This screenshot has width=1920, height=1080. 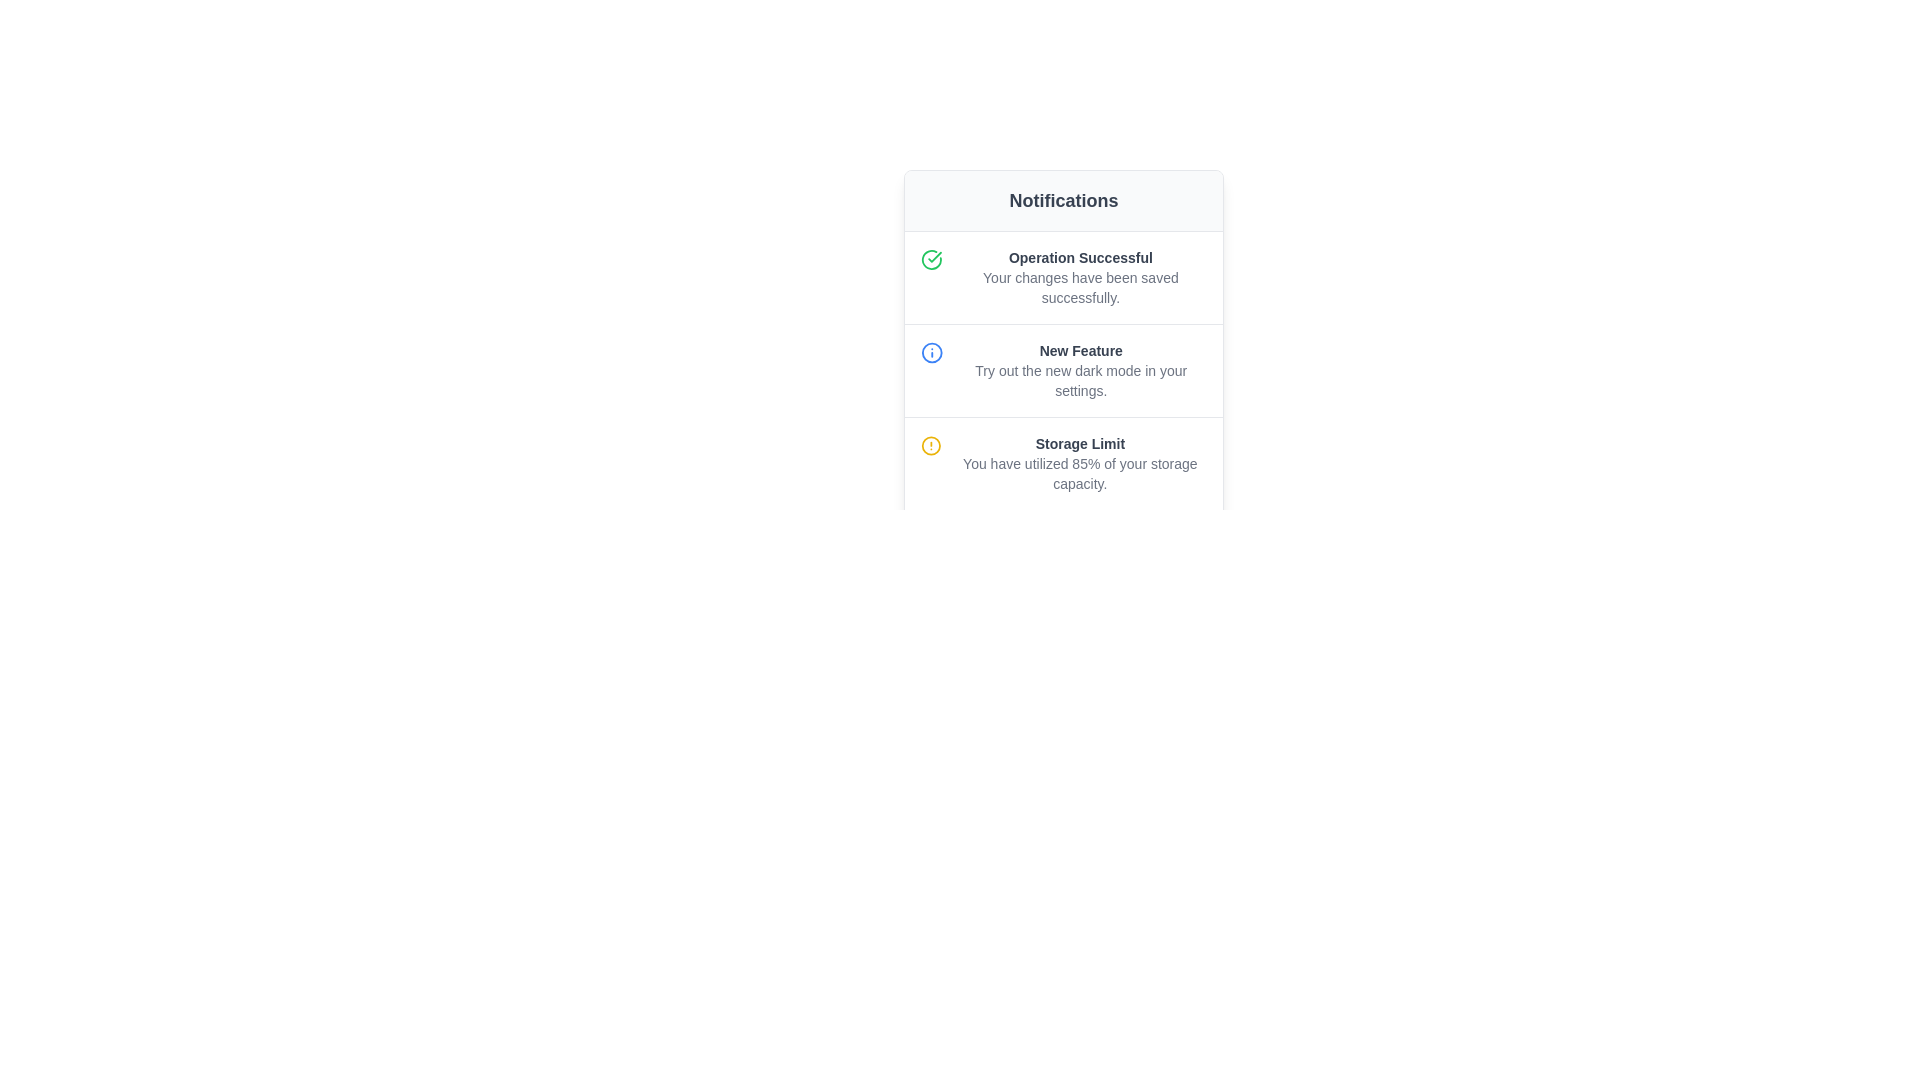 I want to click on the third notification entry in the list that informs the user about 85% storage usage, positioned between 'New Feature' and 'Action Required', so click(x=1063, y=463).